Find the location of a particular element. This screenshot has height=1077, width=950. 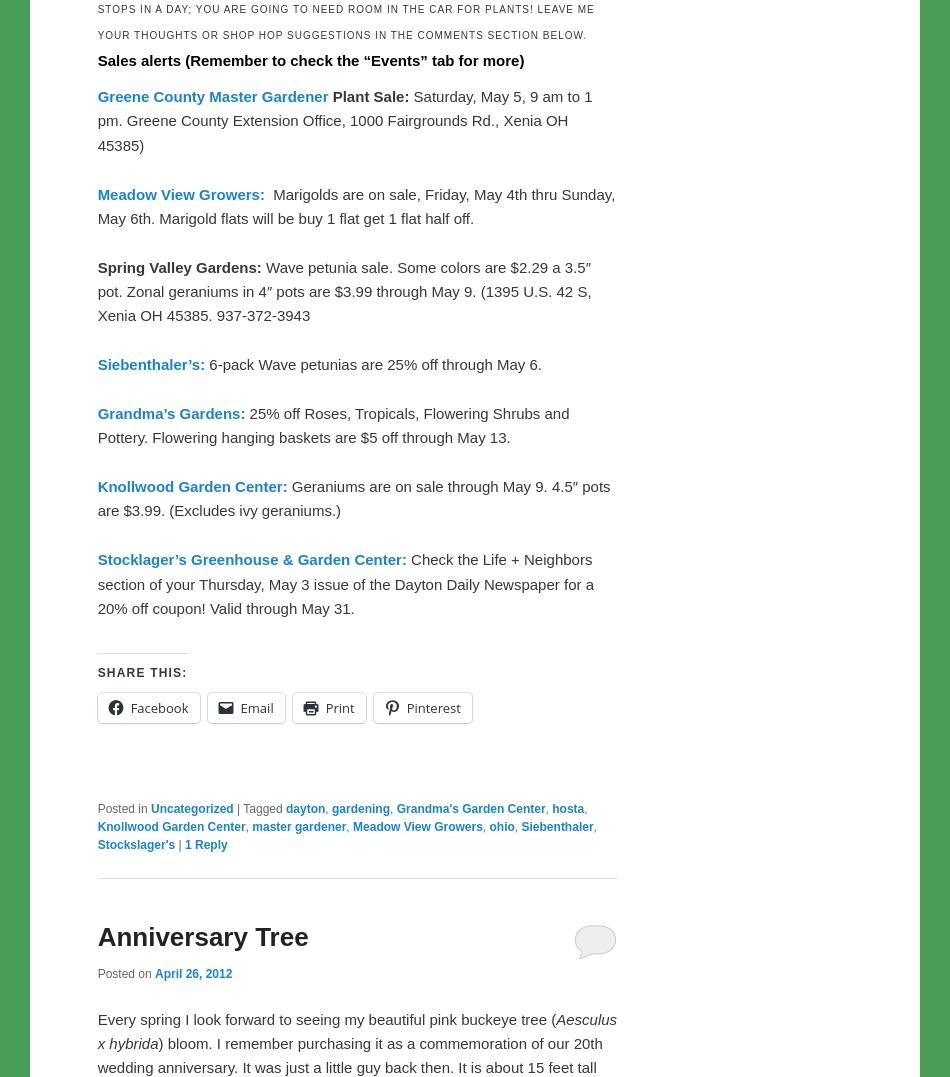

'Anniversary Tree' is located at coordinates (202, 935).